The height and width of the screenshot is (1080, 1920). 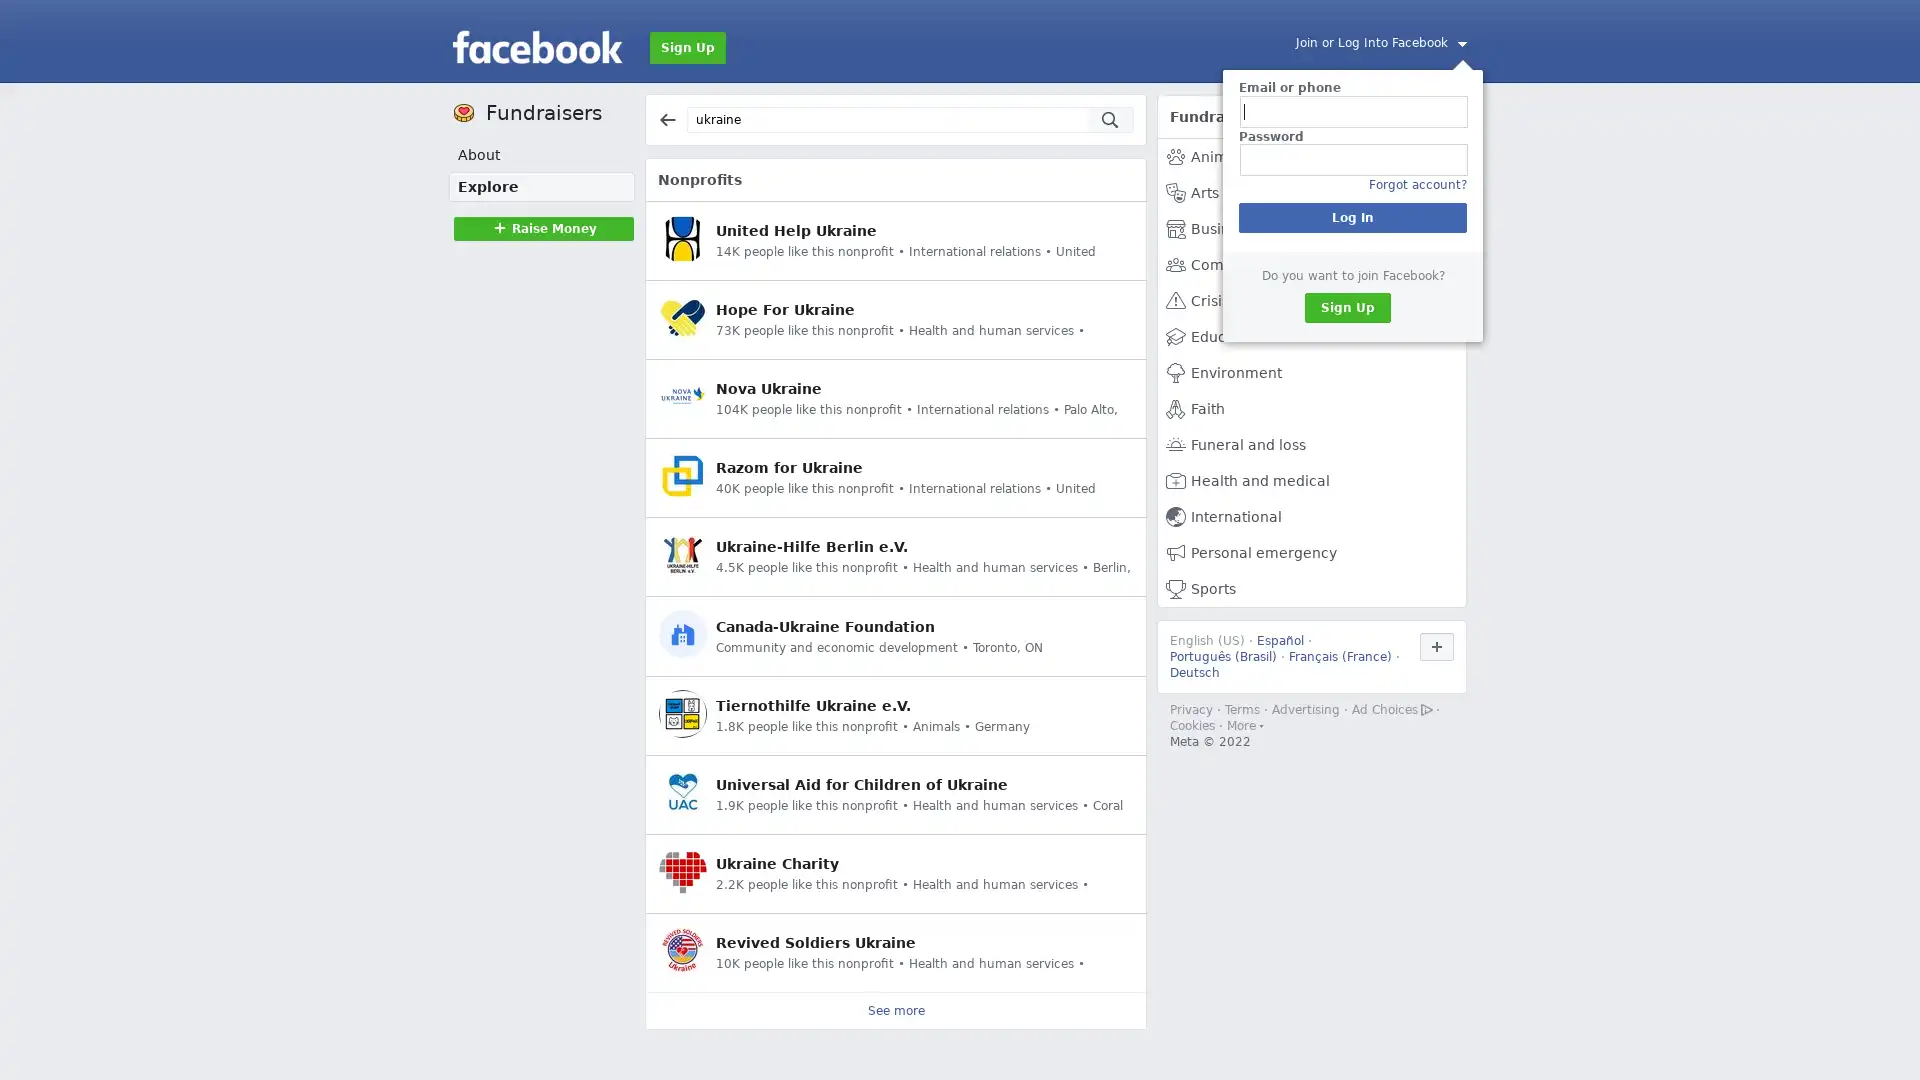 What do you see at coordinates (1353, 218) in the screenshot?
I see `Log In` at bounding box center [1353, 218].